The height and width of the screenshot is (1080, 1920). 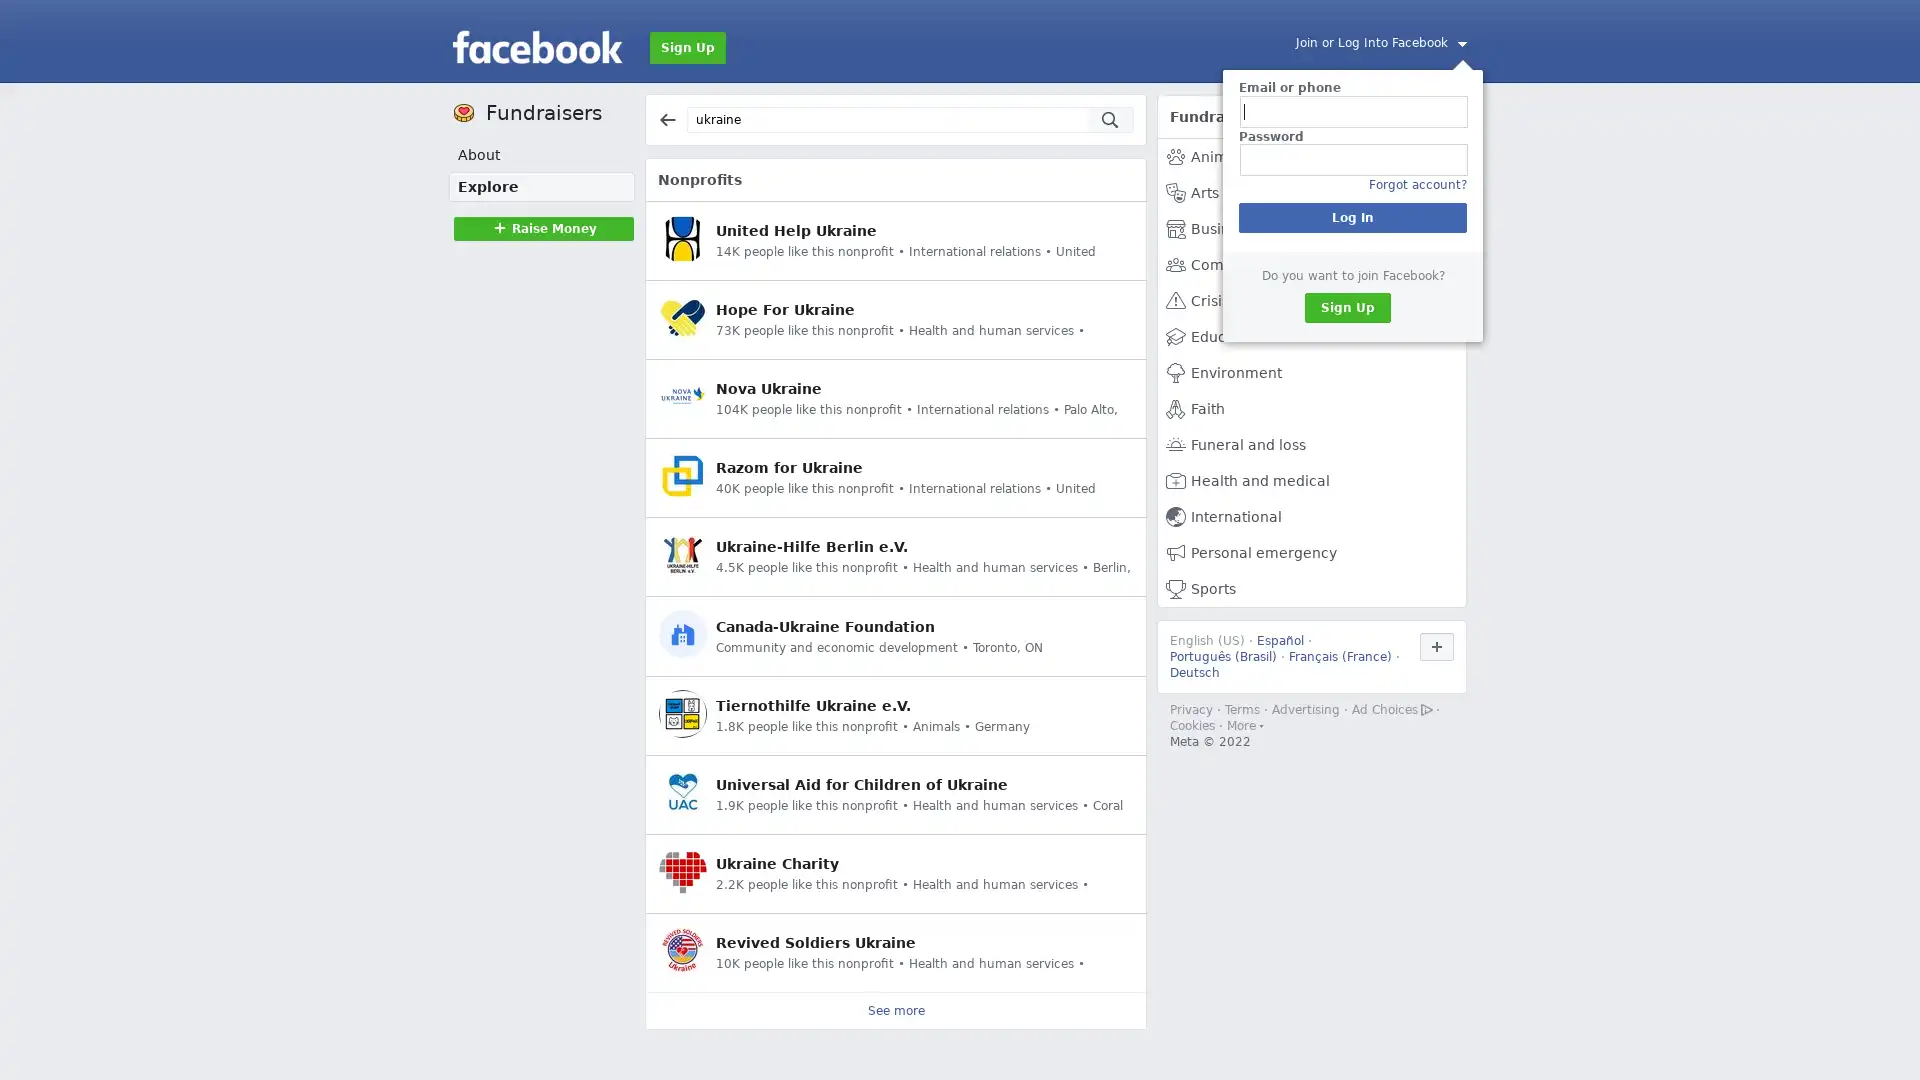 What do you see at coordinates (1353, 218) in the screenshot?
I see `Log In` at bounding box center [1353, 218].